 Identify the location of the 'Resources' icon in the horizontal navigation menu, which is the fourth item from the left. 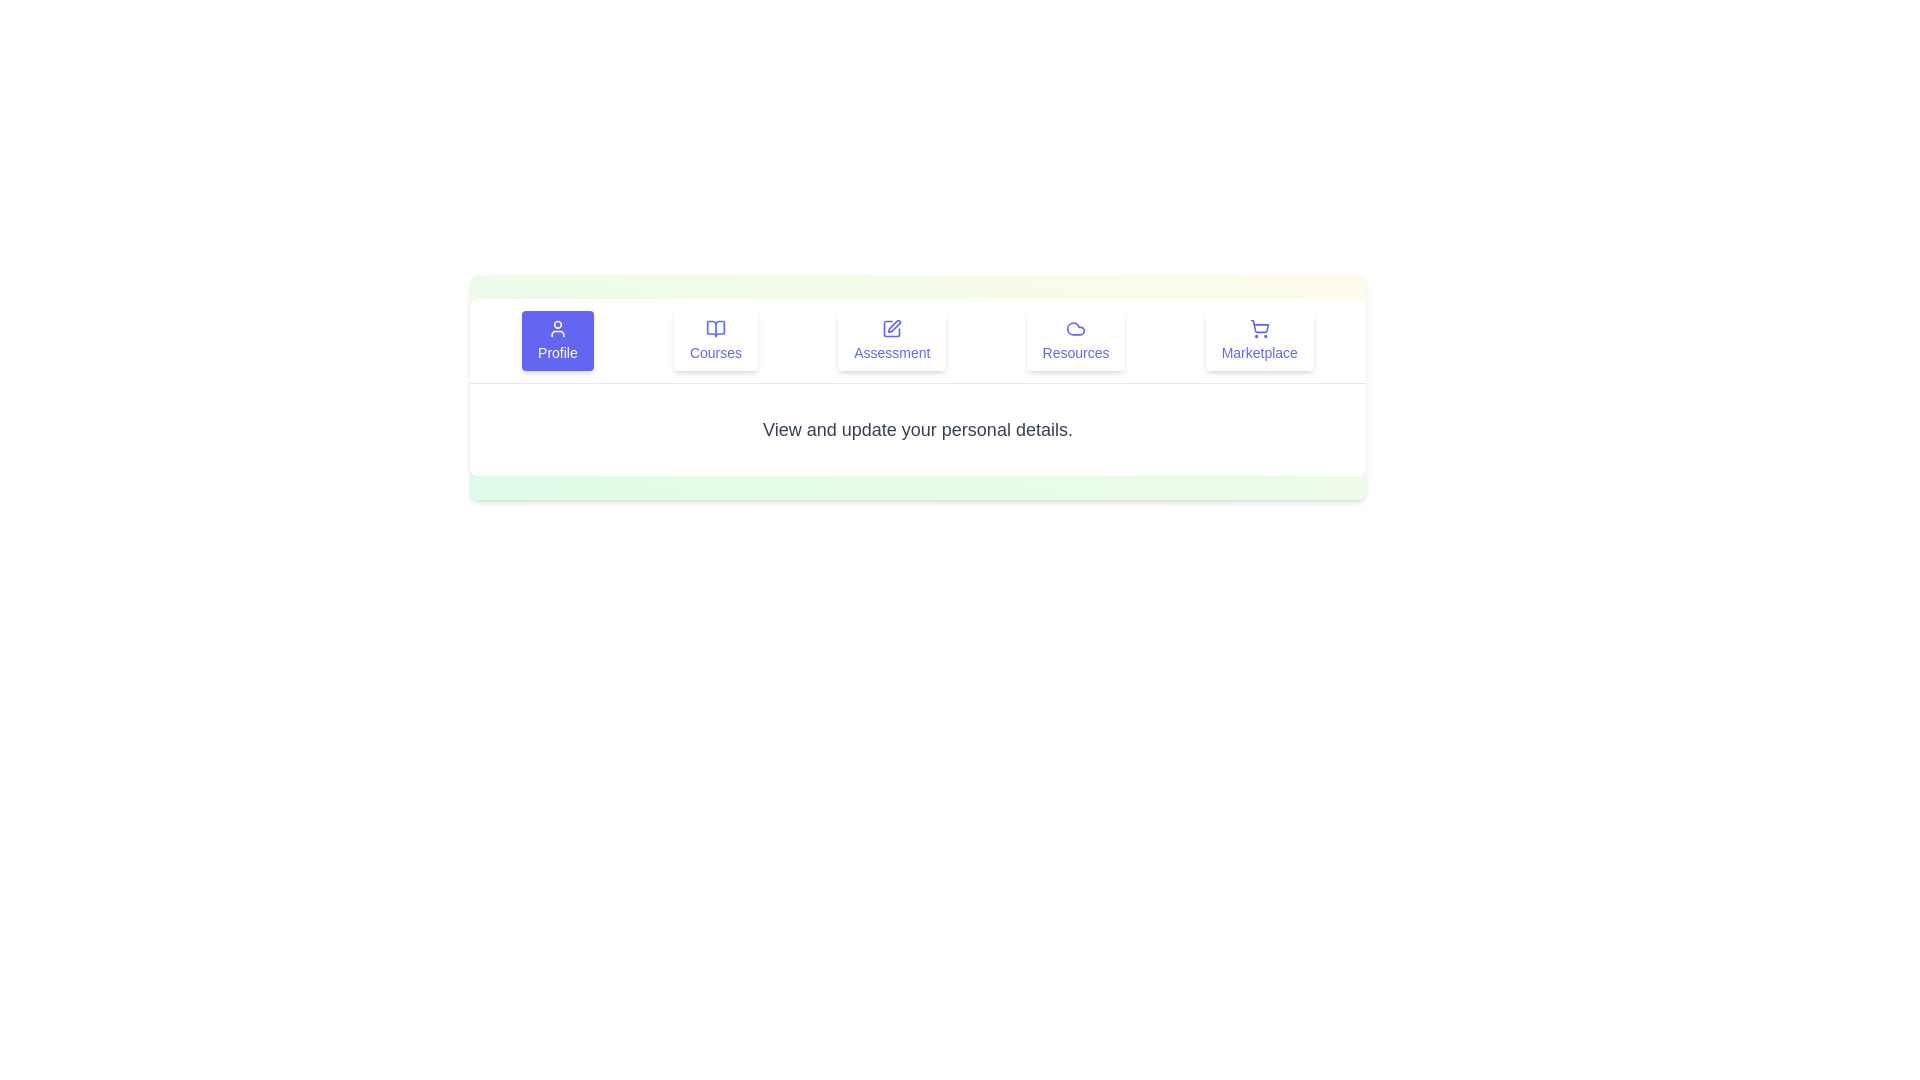
(1074, 327).